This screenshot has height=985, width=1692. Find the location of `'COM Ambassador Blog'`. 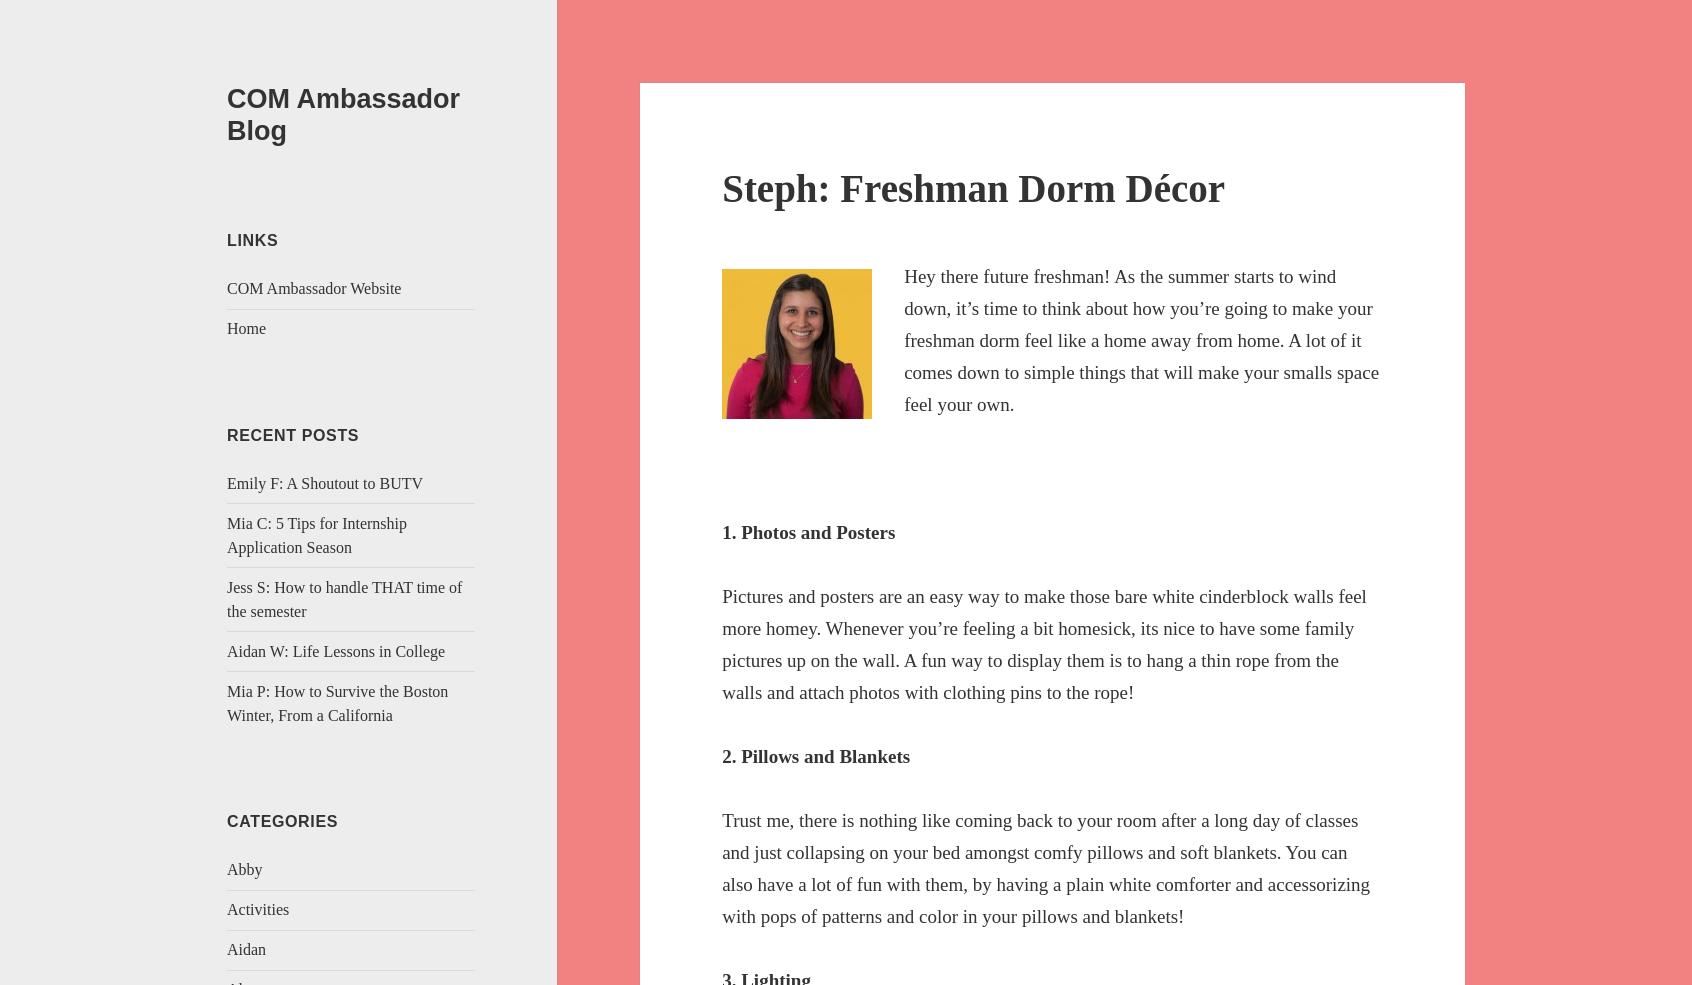

'COM Ambassador Blog' is located at coordinates (342, 113).